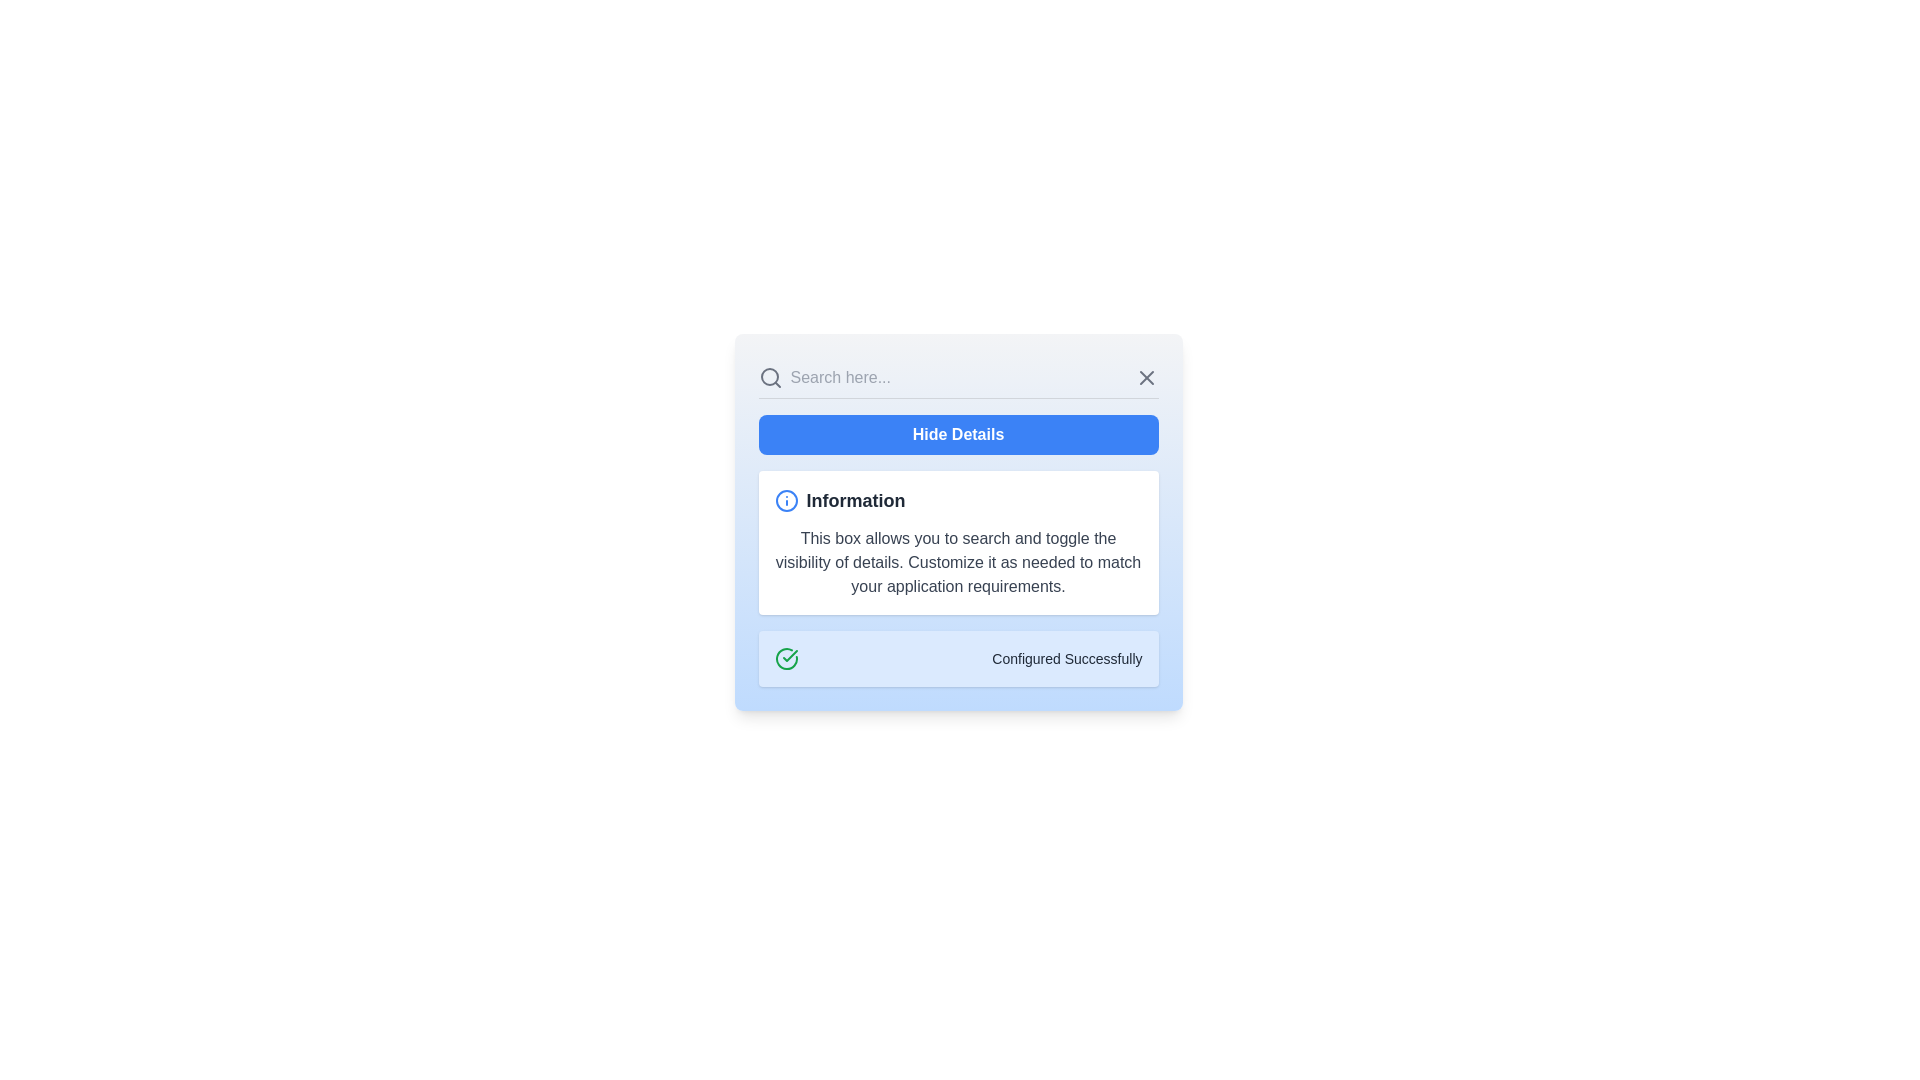 This screenshot has height=1080, width=1920. I want to click on the 'X' icon located in the top-right corner of the interface, which is rendered in gray and has a thin stroke style, so click(1146, 378).